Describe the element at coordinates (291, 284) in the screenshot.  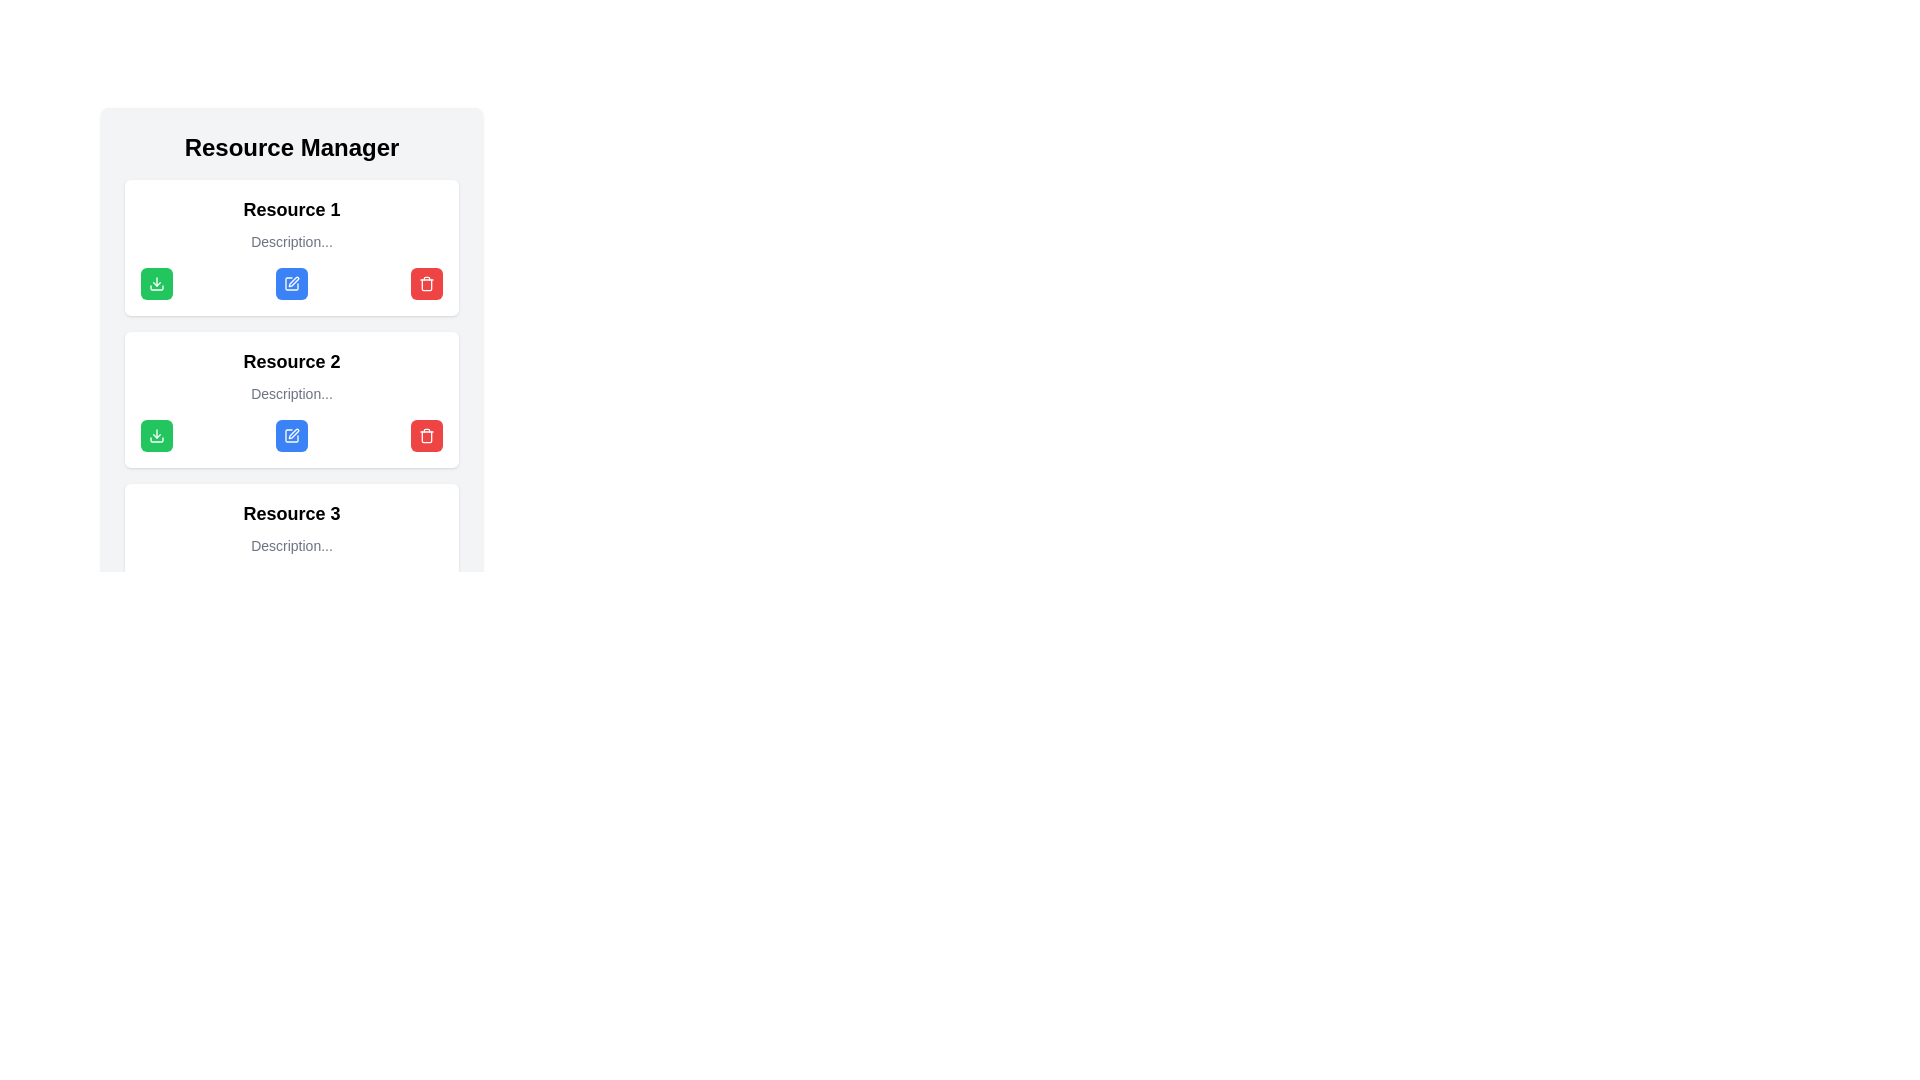
I see `the edit button, which is the second button in a row of three buttons, located in the middle of its row` at that location.